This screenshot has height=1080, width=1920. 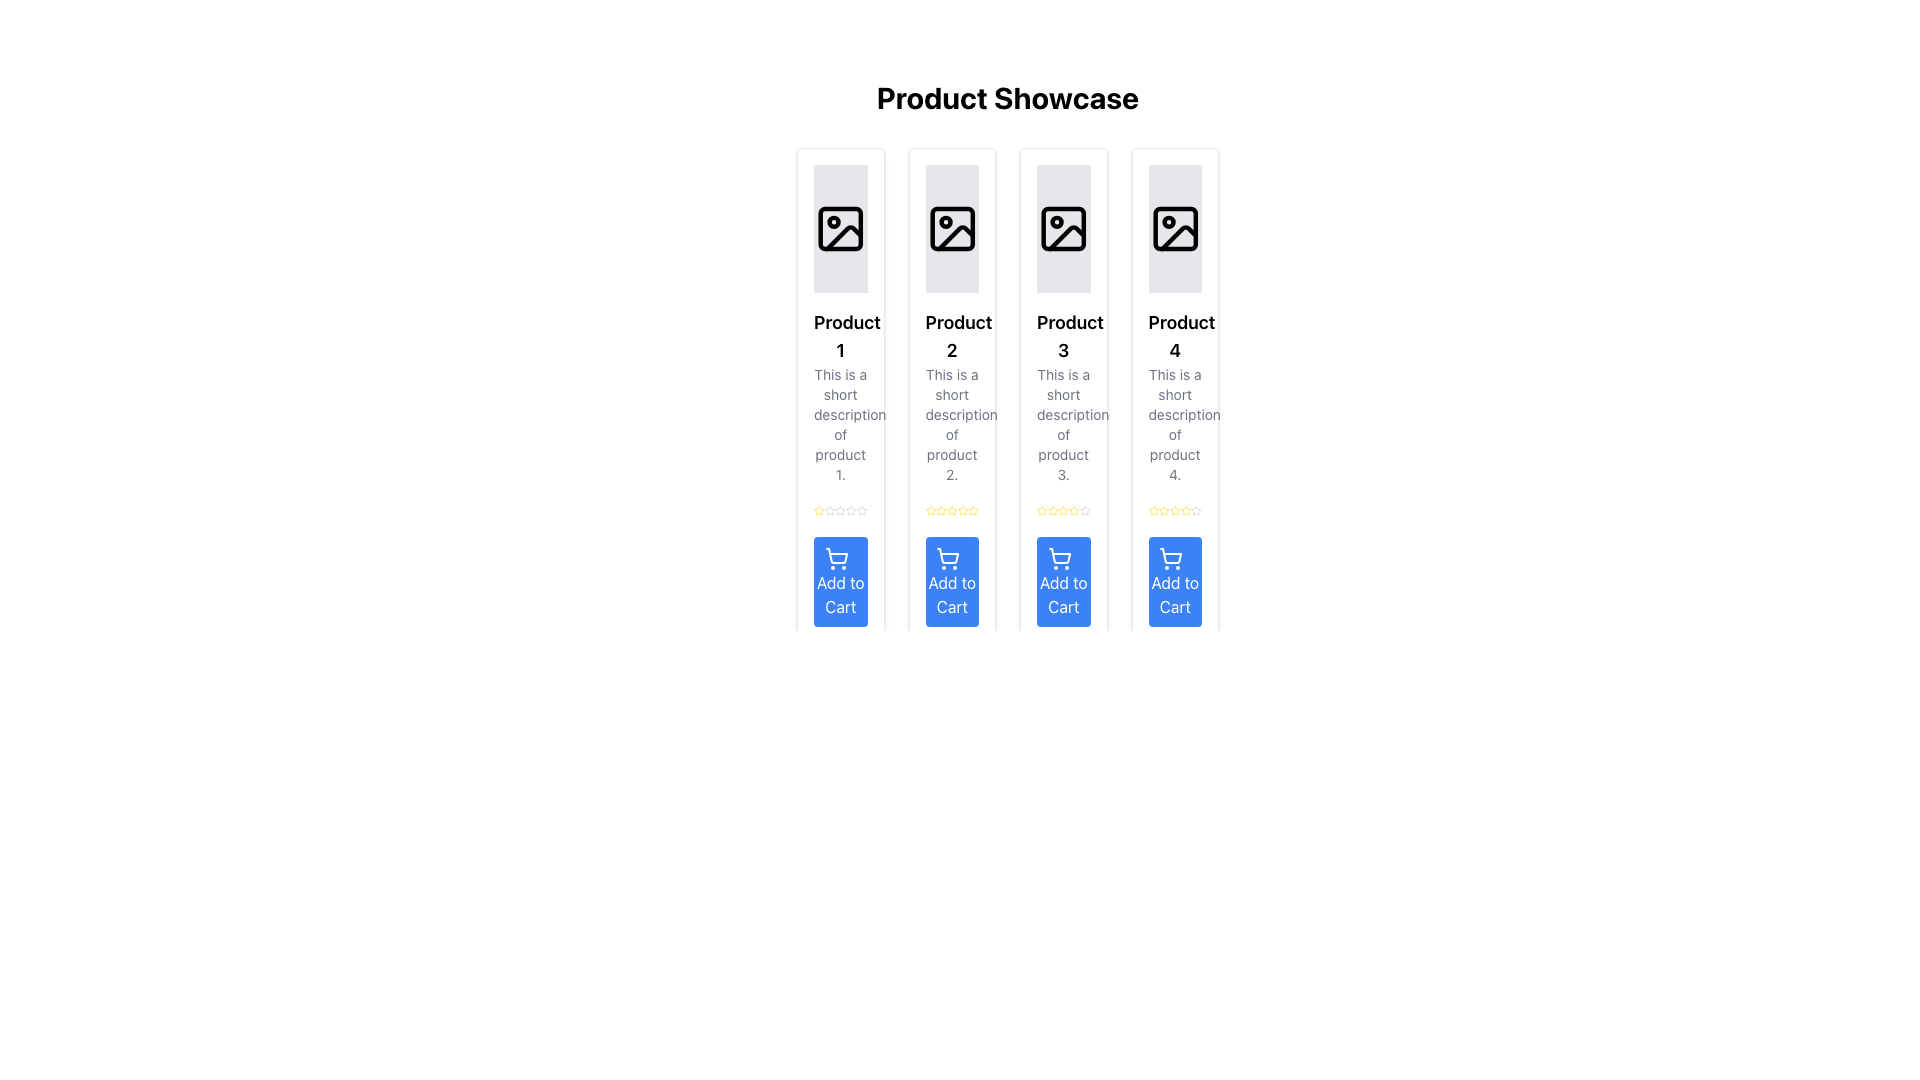 I want to click on the 'Add to Cart' button for 'Product 2', so click(x=951, y=581).